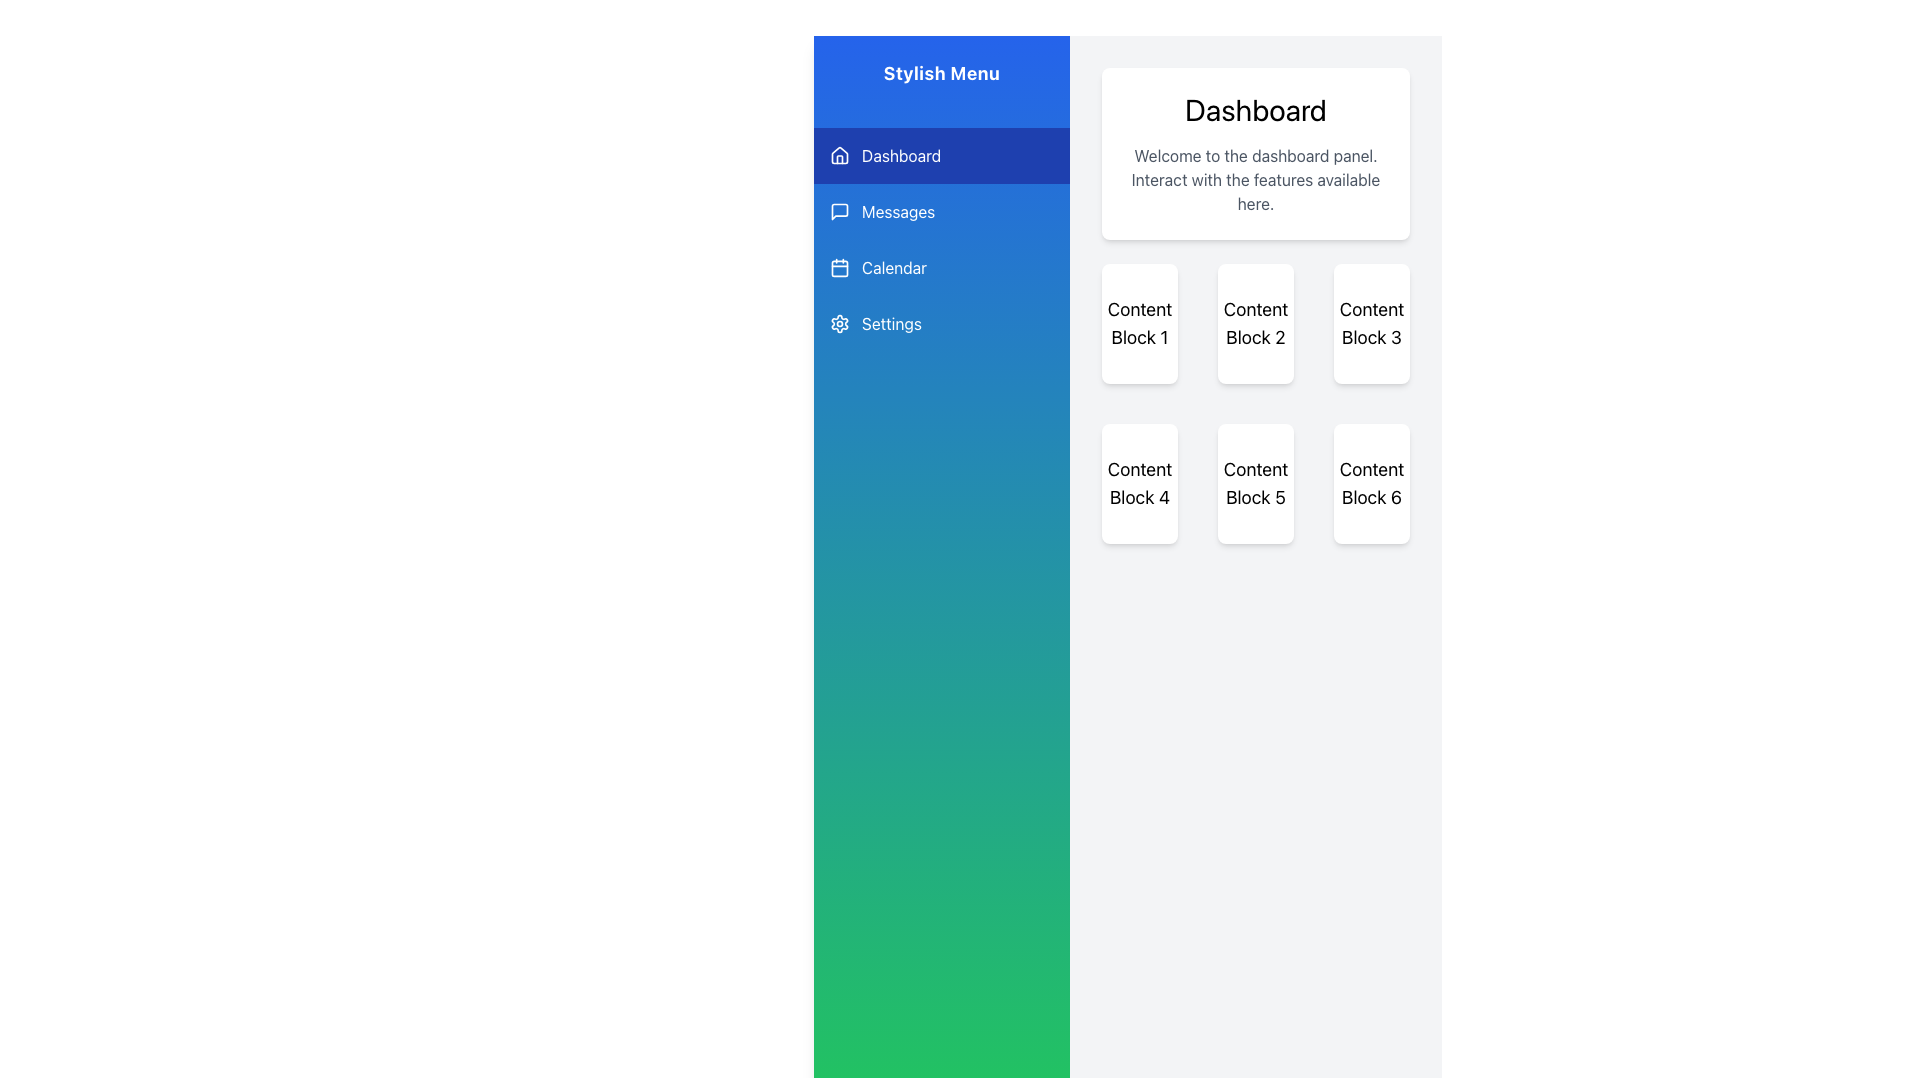 Image resolution: width=1920 pixels, height=1080 pixels. Describe the element at coordinates (940, 212) in the screenshot. I see `the navigation menu button for accessing the messages section, positioned below the 'Dashboard' and above the 'Calendar', to trigger hover effects` at that location.